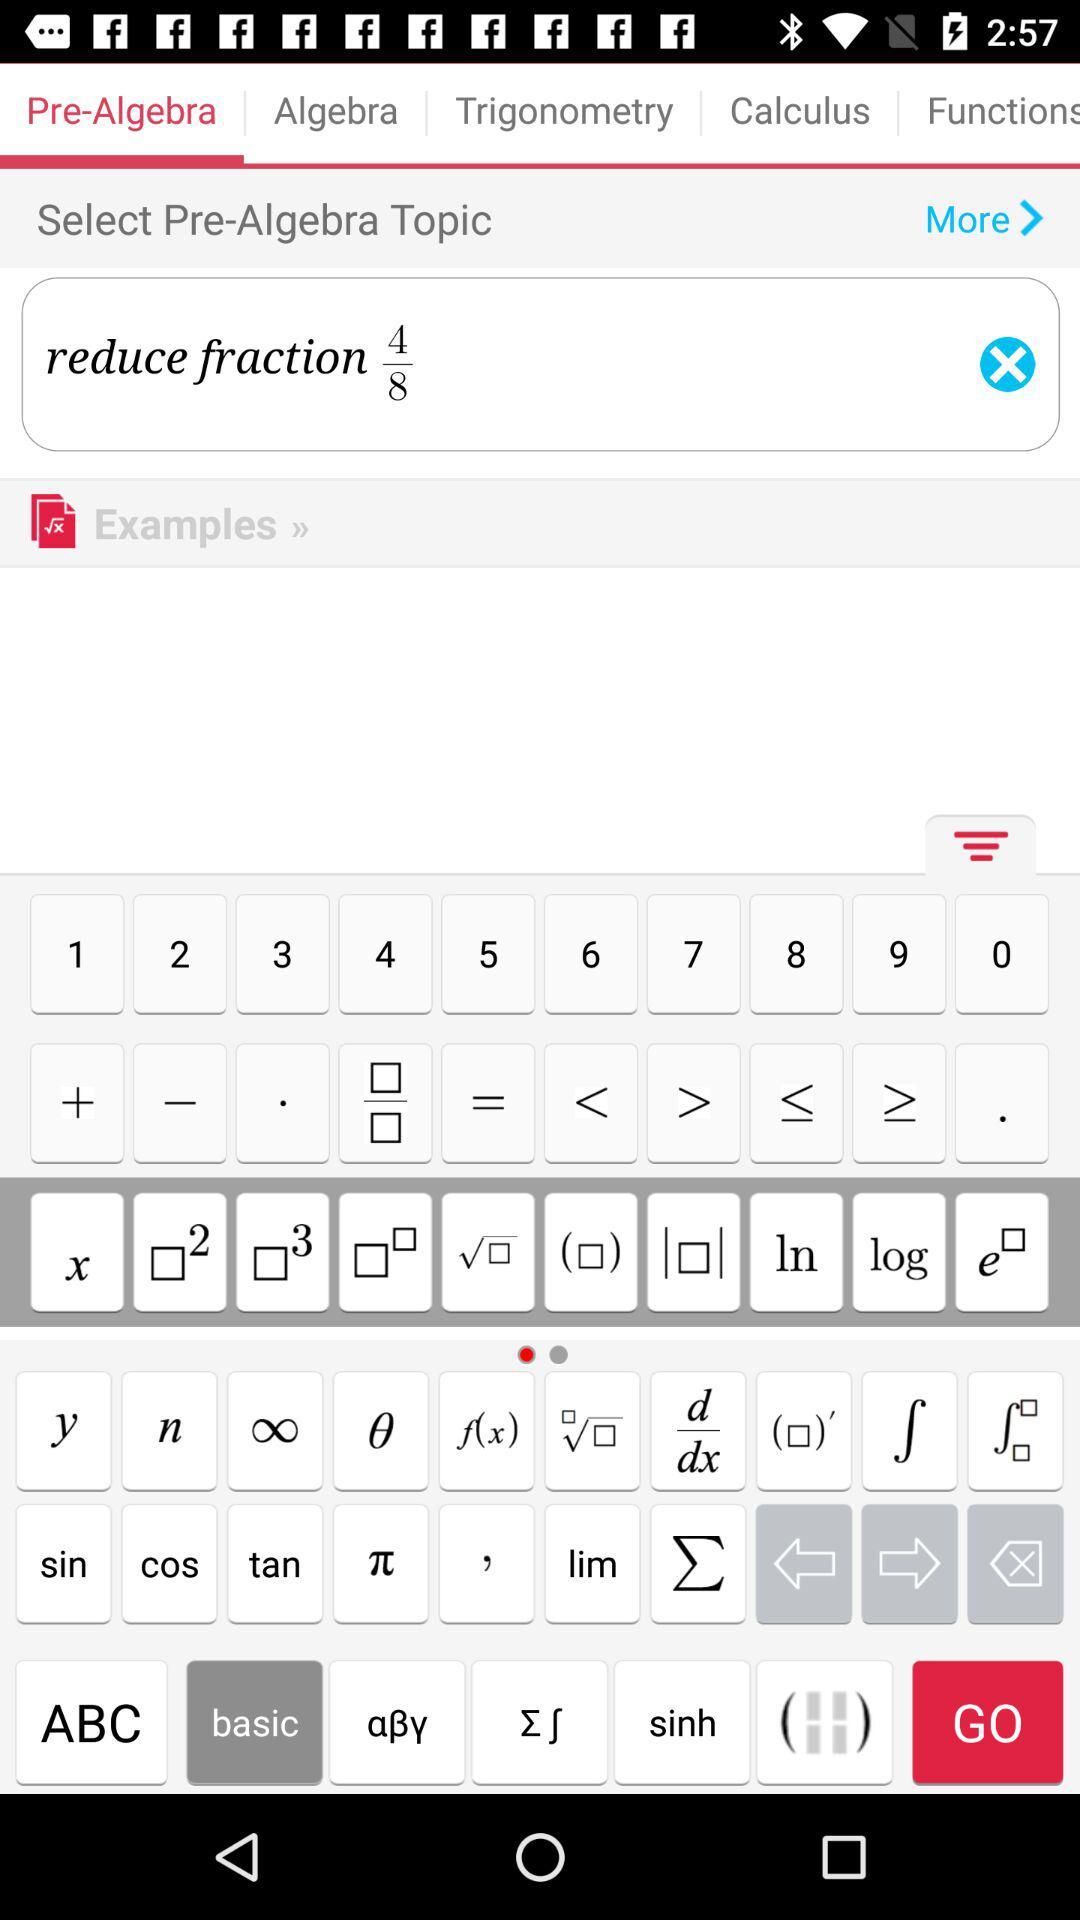 This screenshot has width=1080, height=1920. I want to click on x 's out of font text options, so click(1015, 1562).